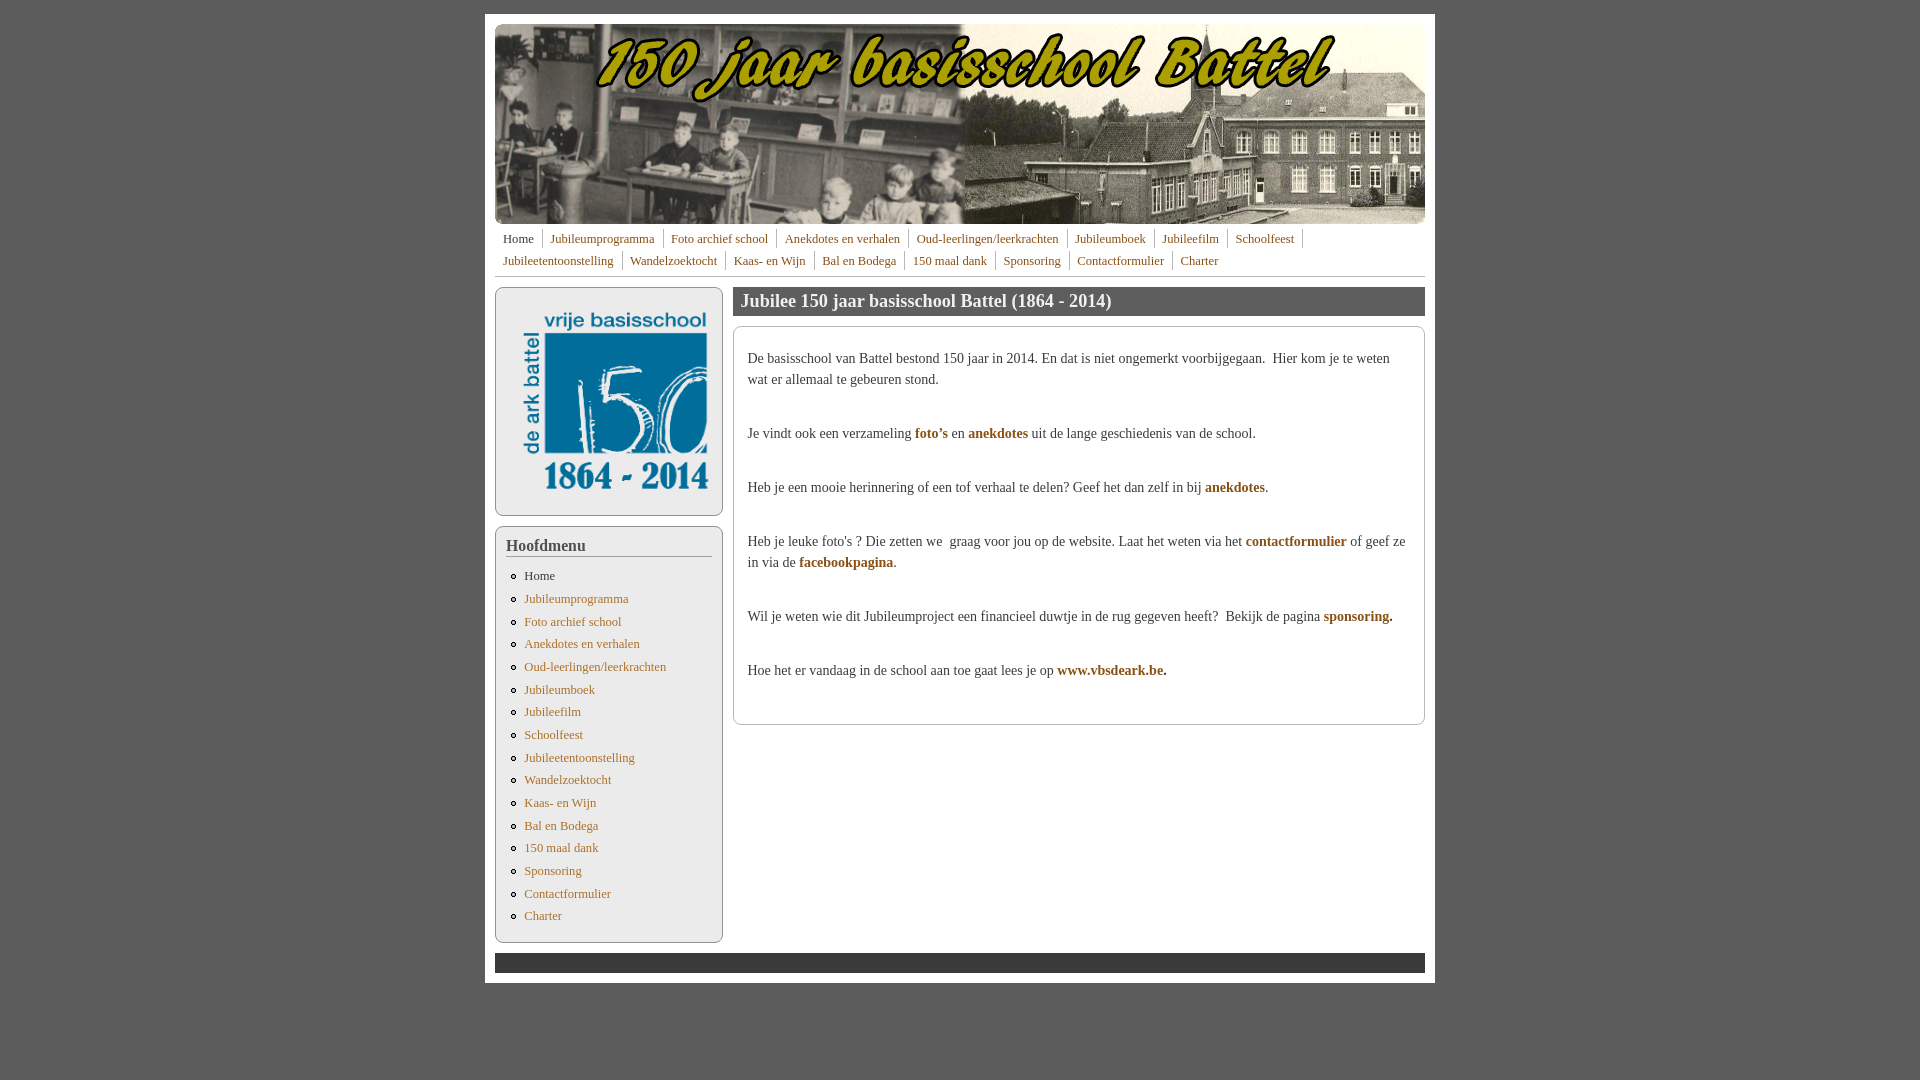 The height and width of the screenshot is (1080, 1920). I want to click on 'Wandelzoektocht', so click(566, 778).